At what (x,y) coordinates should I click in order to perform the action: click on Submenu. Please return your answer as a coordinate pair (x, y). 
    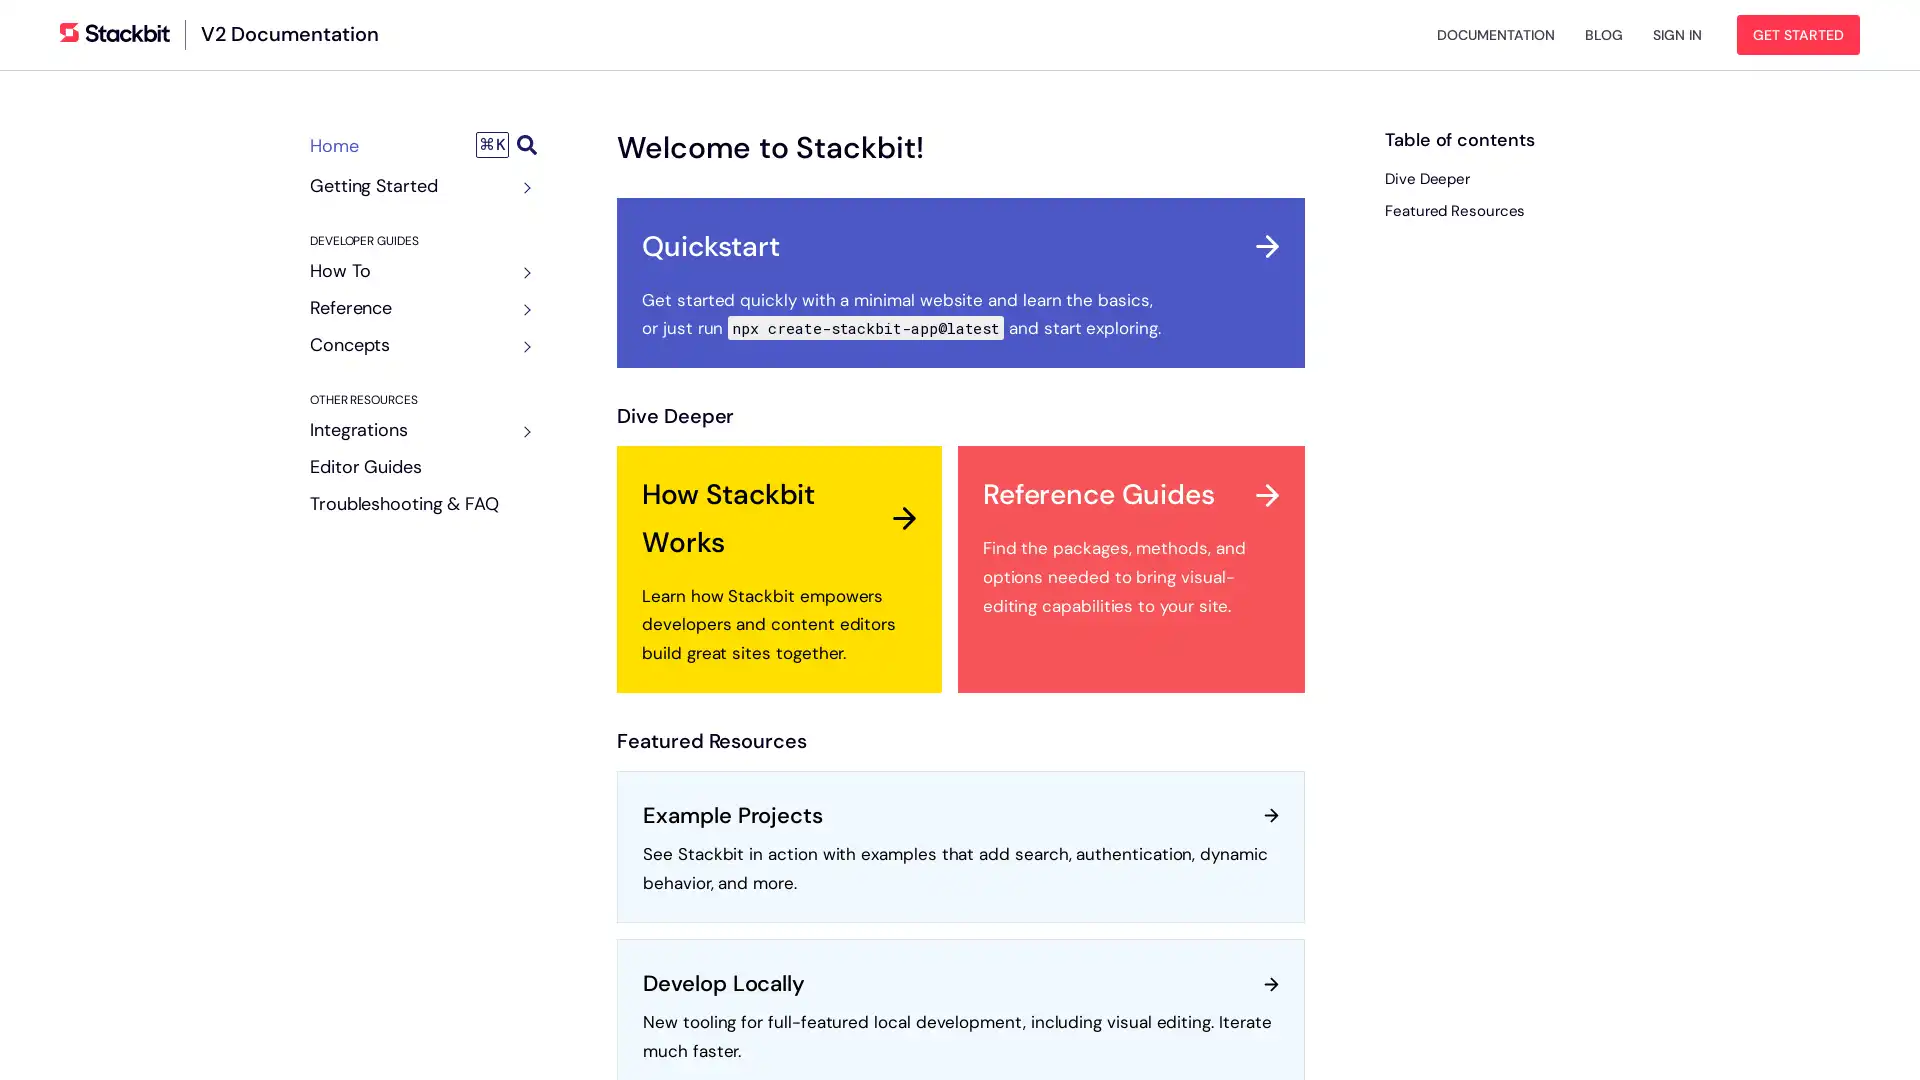
    Looking at the image, I should click on (522, 431).